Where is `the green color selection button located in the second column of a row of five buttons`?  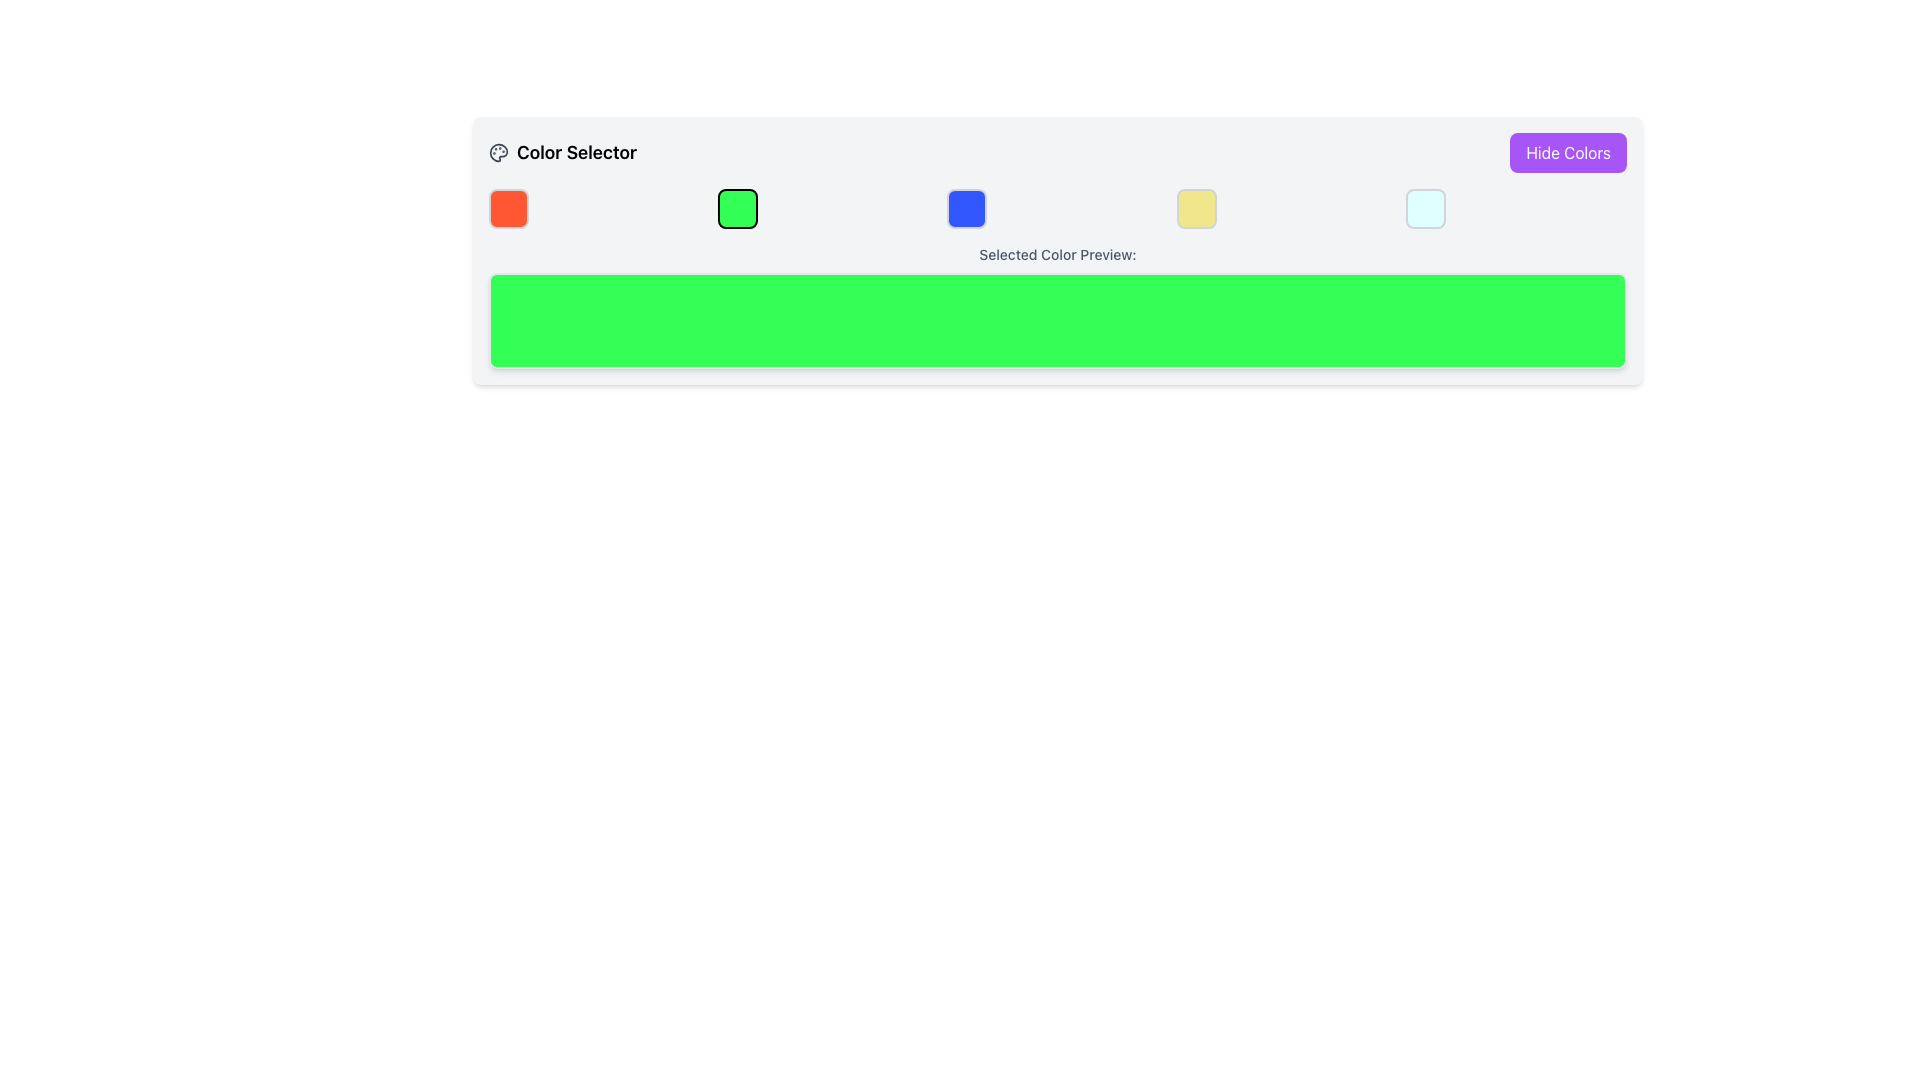
the green color selection button located in the second column of a row of five buttons is located at coordinates (737, 208).